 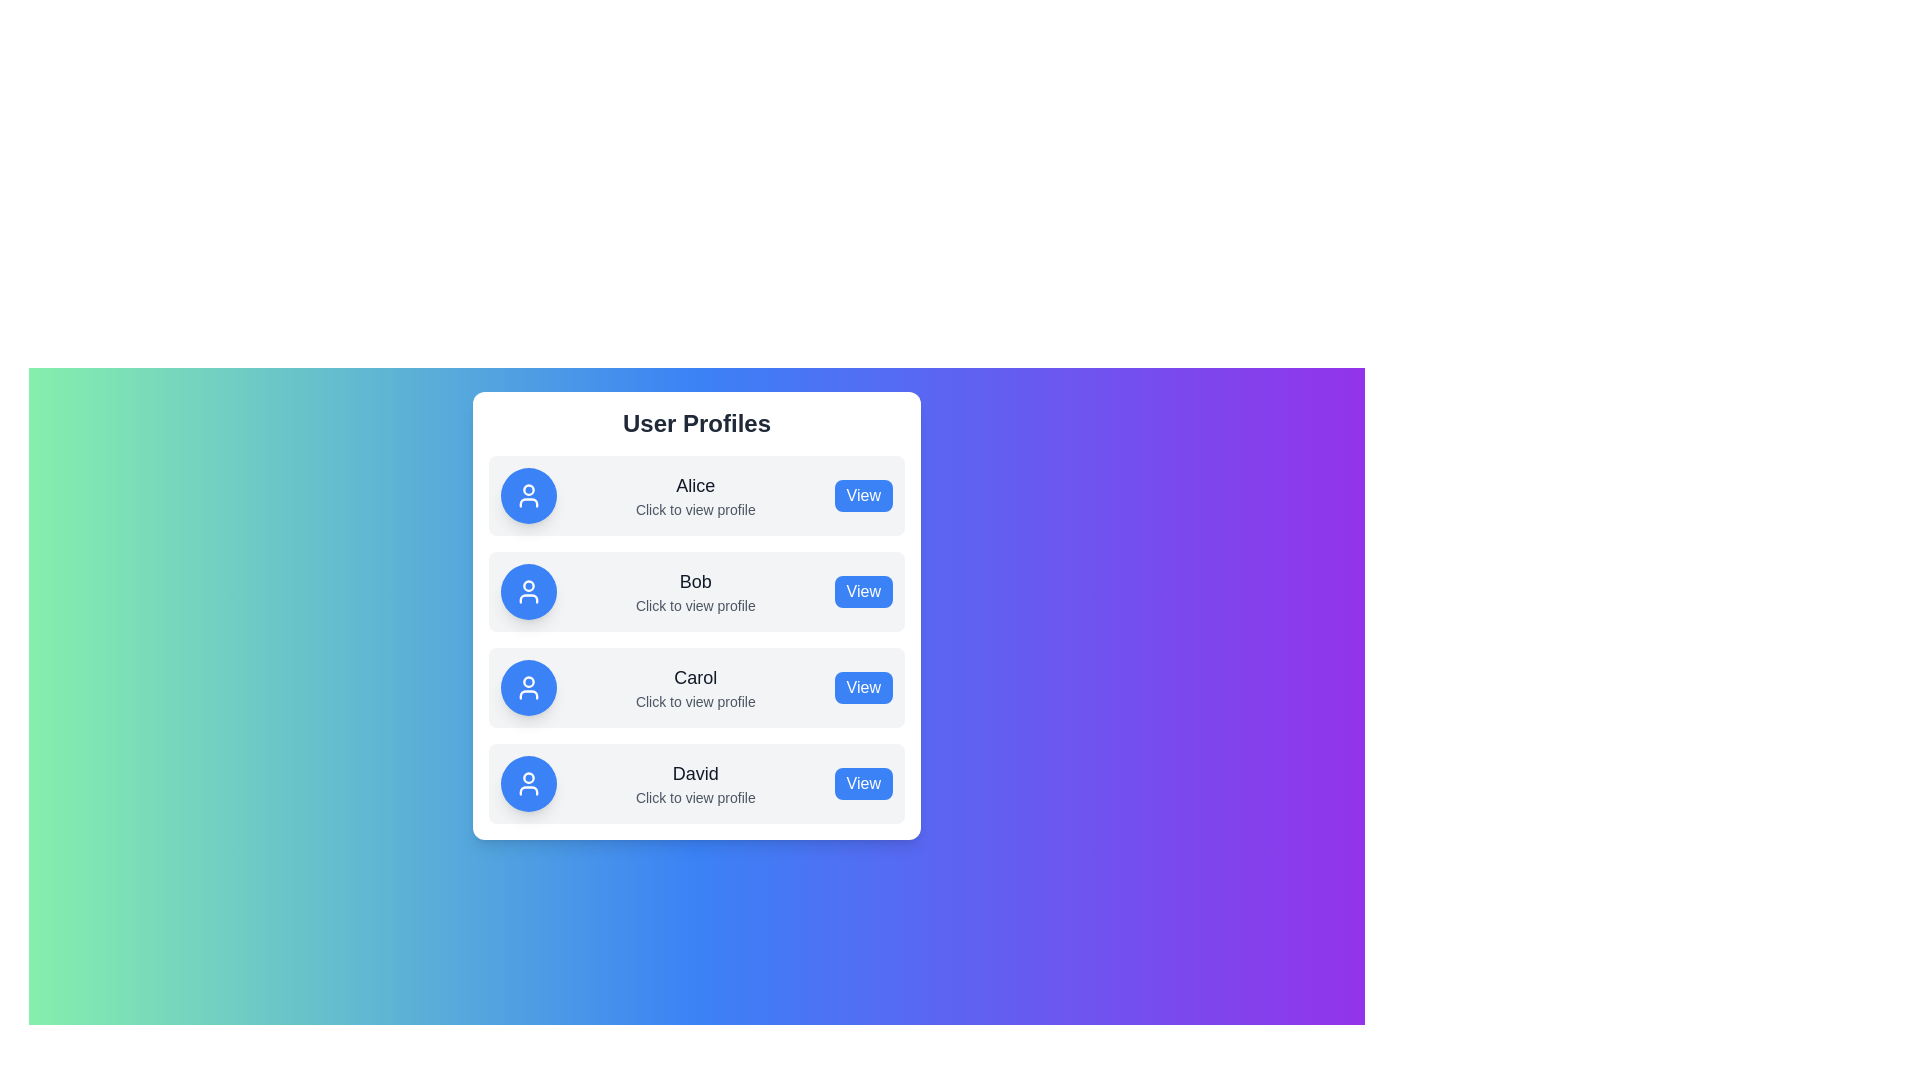 I want to click on the user profile SVG icon representing a user, which is located, so click(x=528, y=782).